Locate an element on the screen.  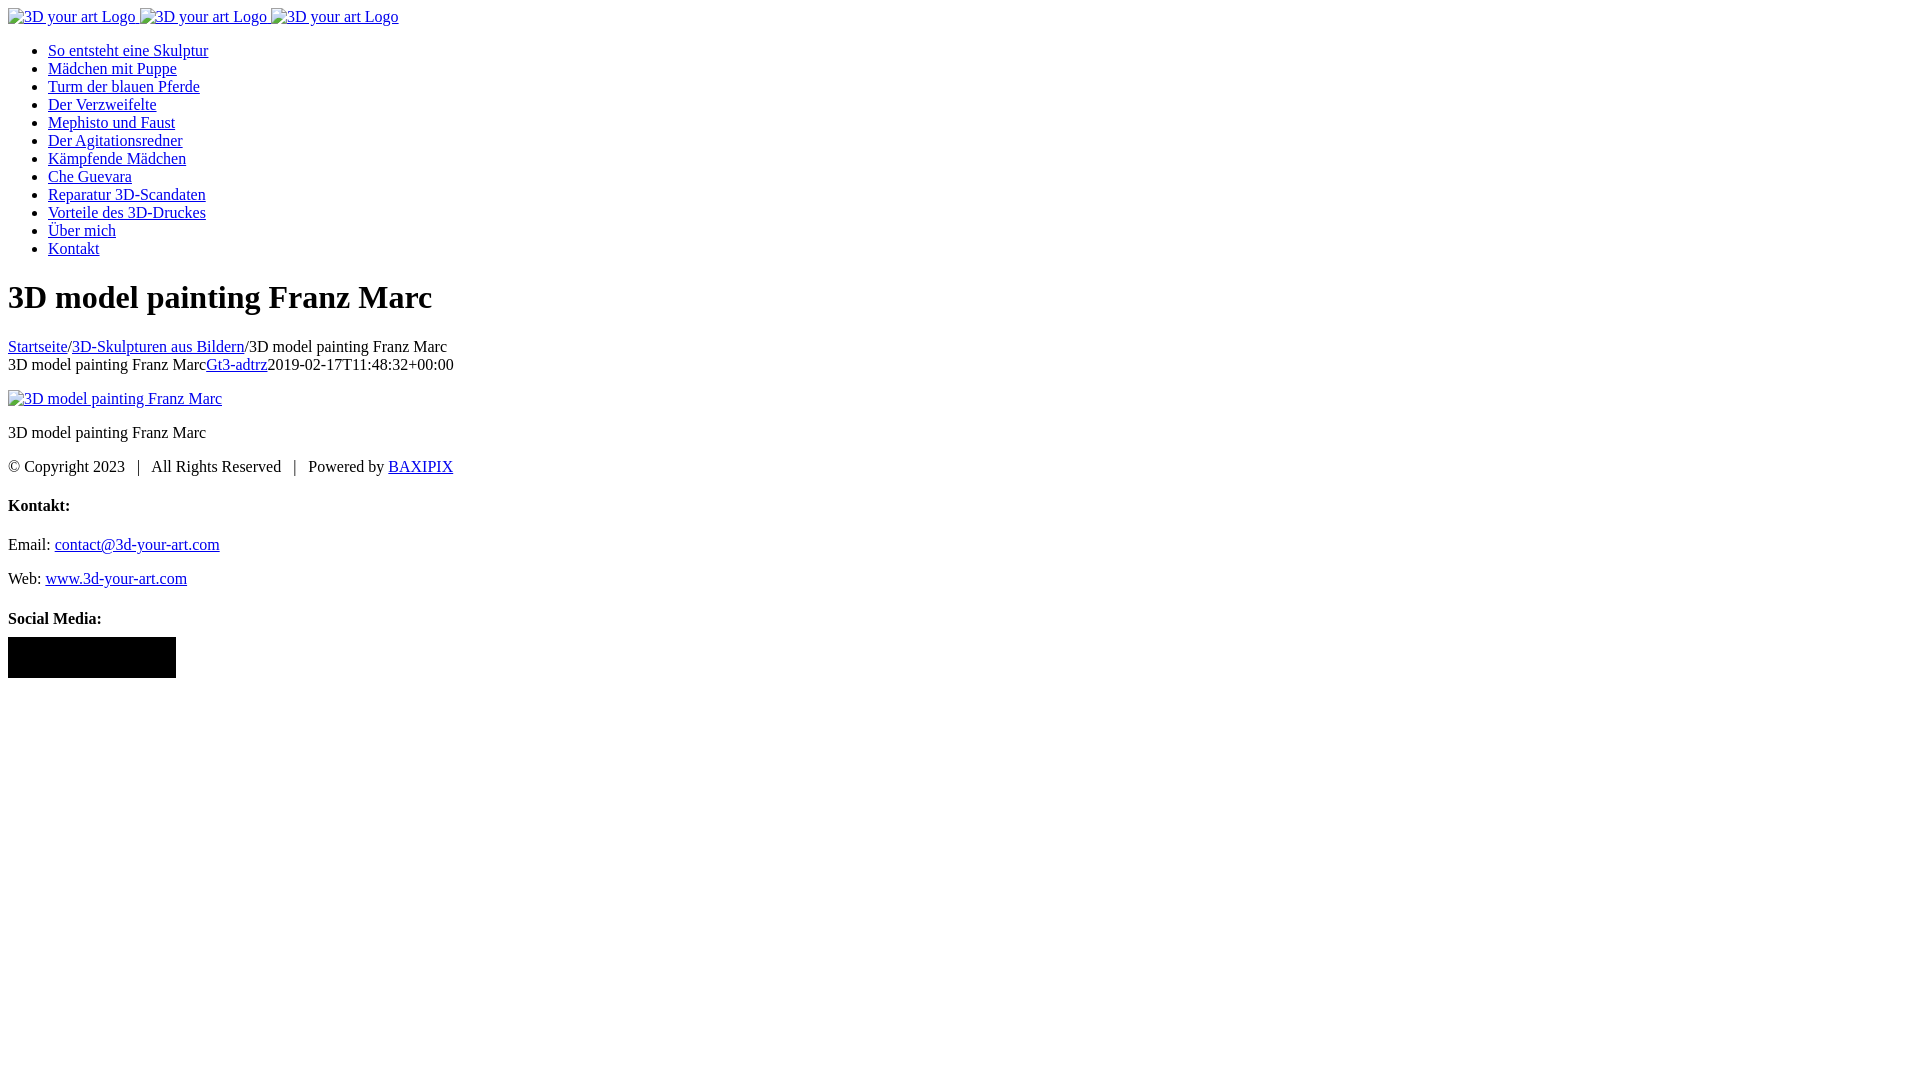
'LinkedIn' is located at coordinates (67, 657).